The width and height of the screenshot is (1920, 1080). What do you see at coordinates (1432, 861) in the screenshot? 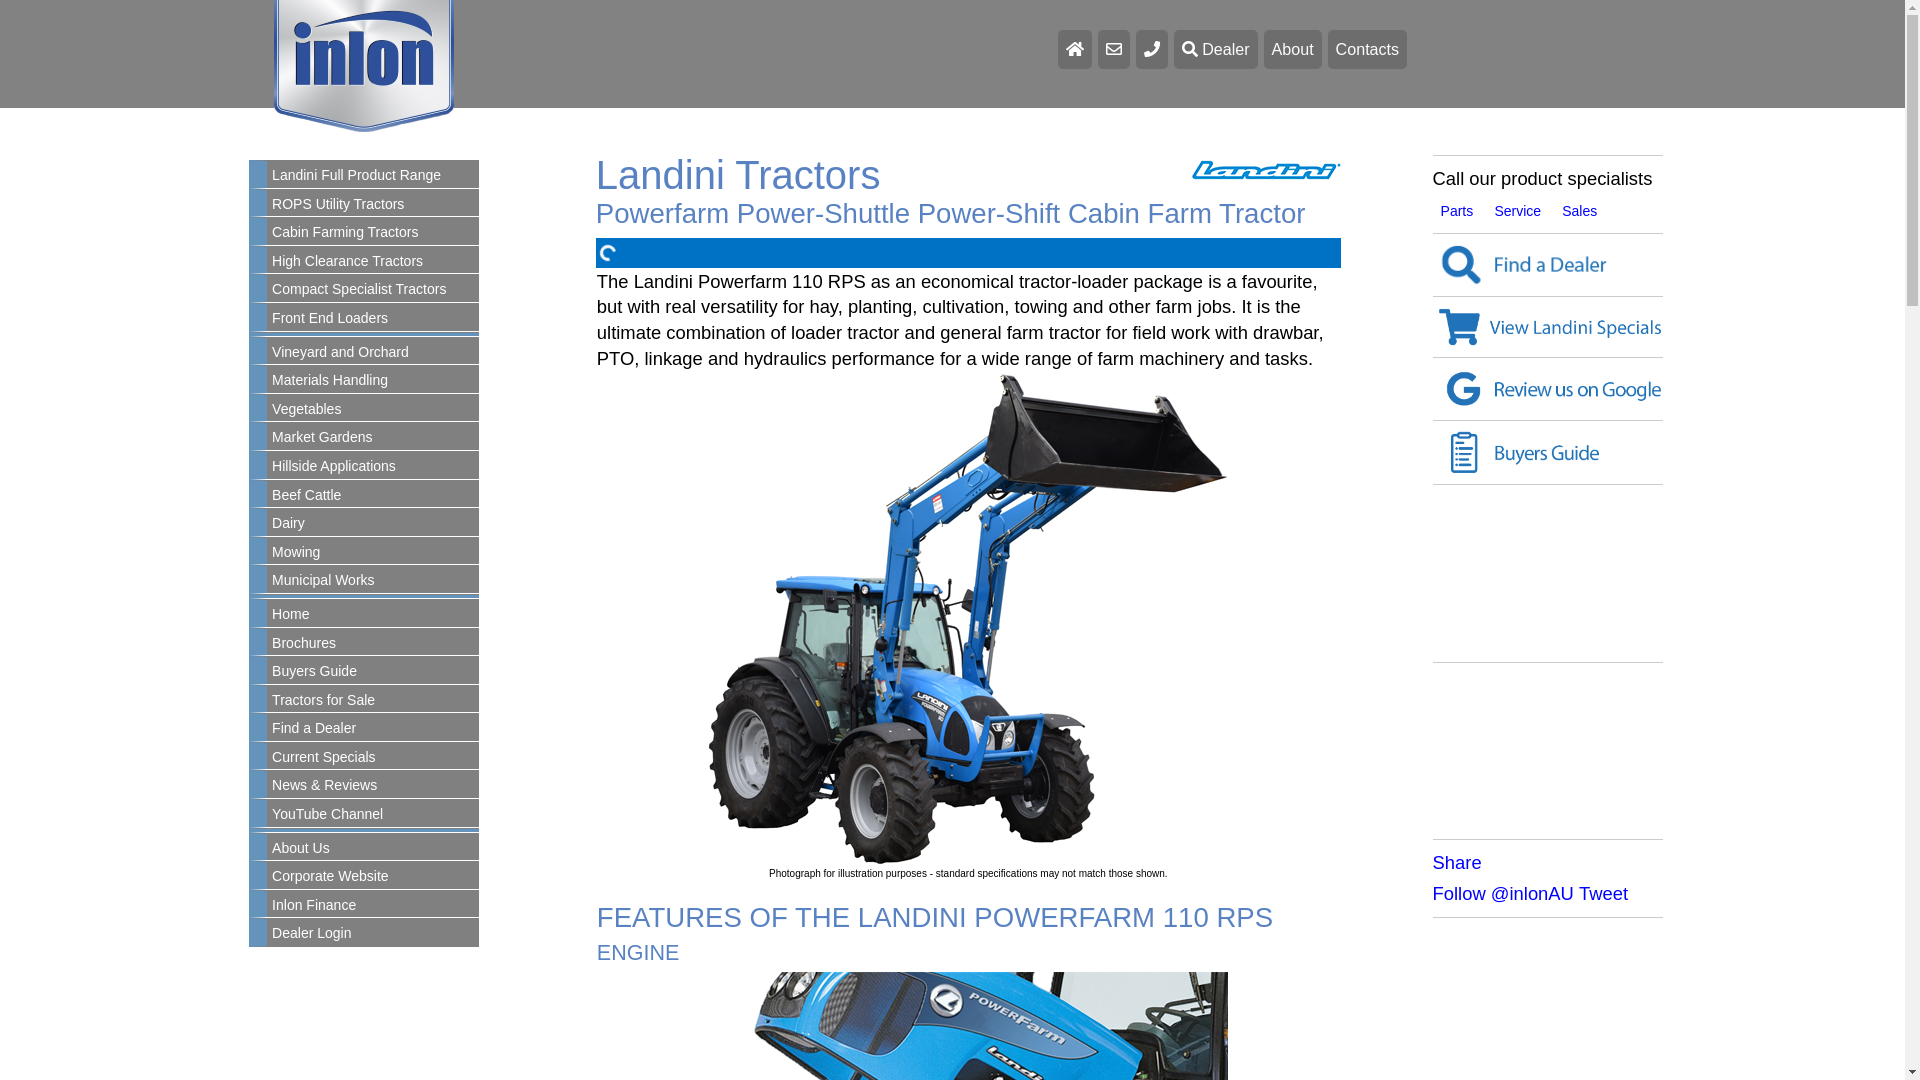
I see `'Share'` at bounding box center [1432, 861].